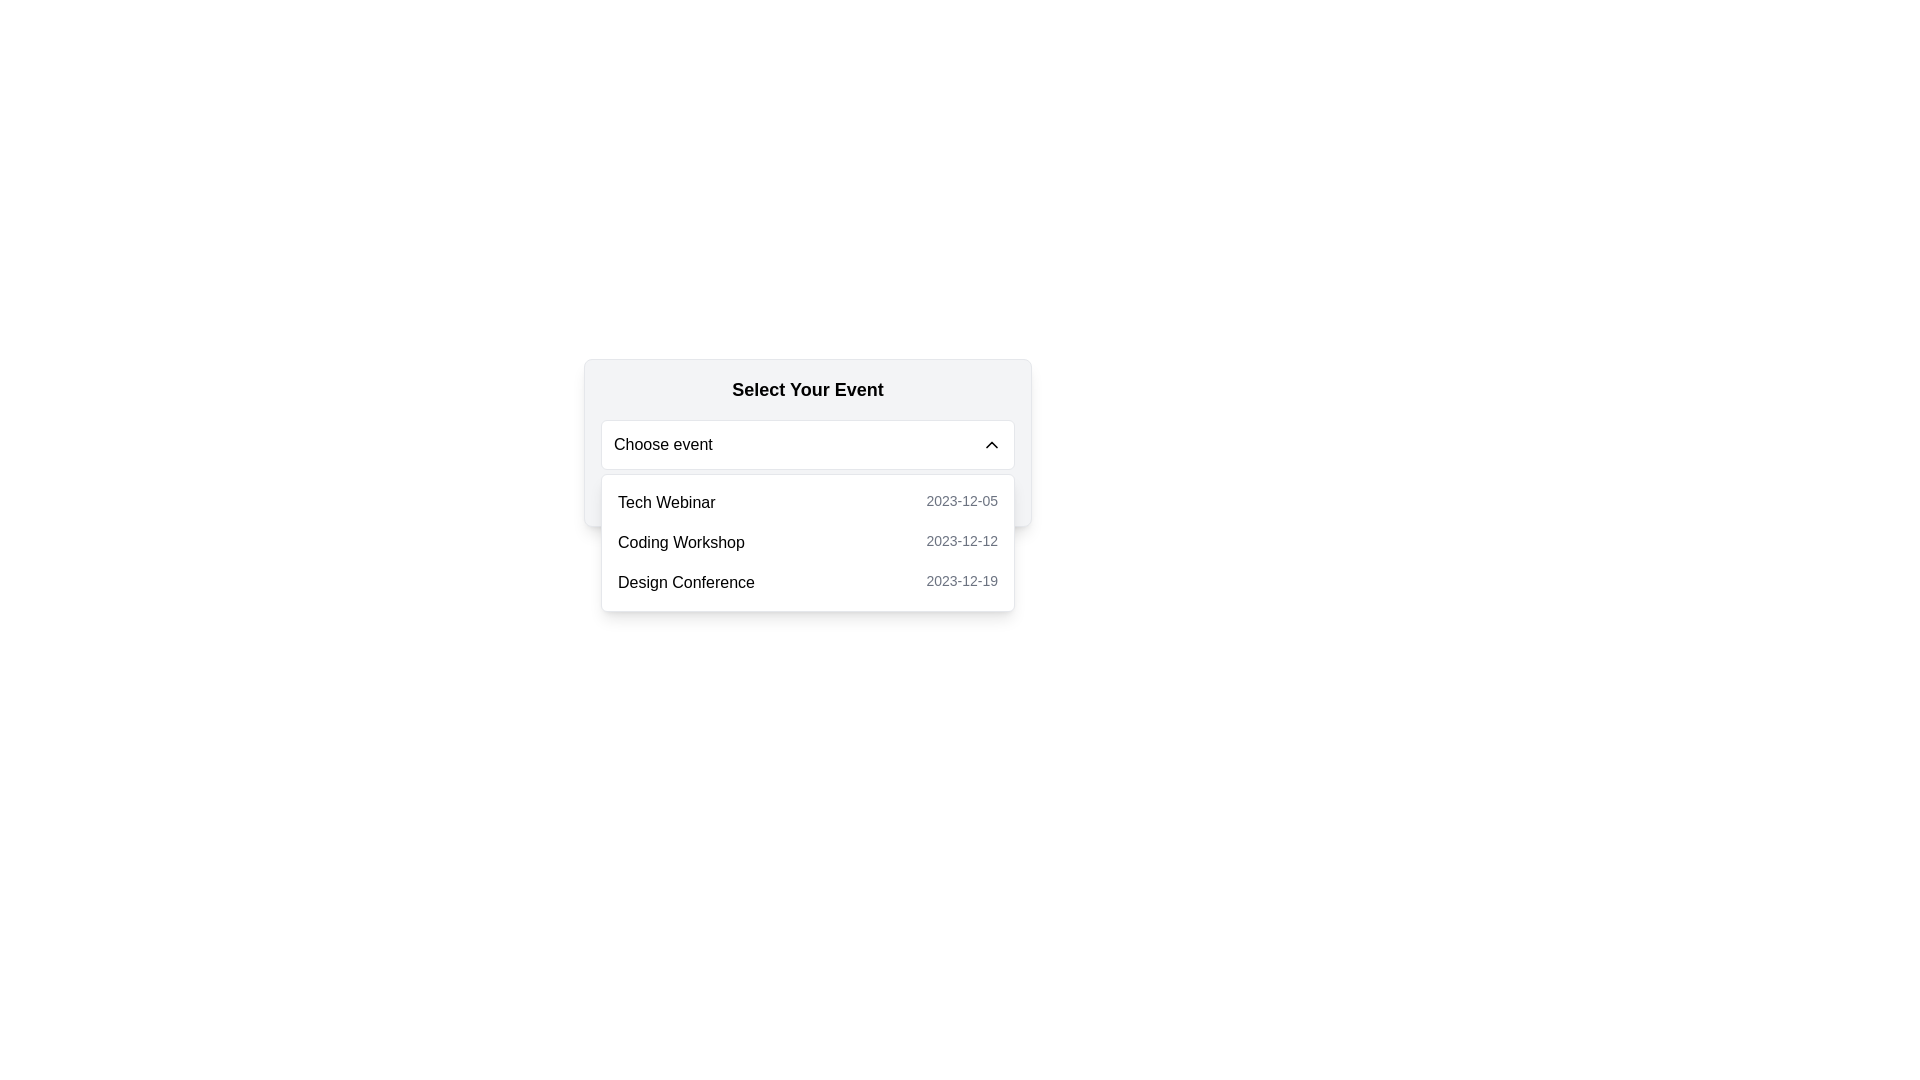 Image resolution: width=1920 pixels, height=1080 pixels. I want to click on the dropdown menu item labeled 'Coding Workshop', so click(807, 543).